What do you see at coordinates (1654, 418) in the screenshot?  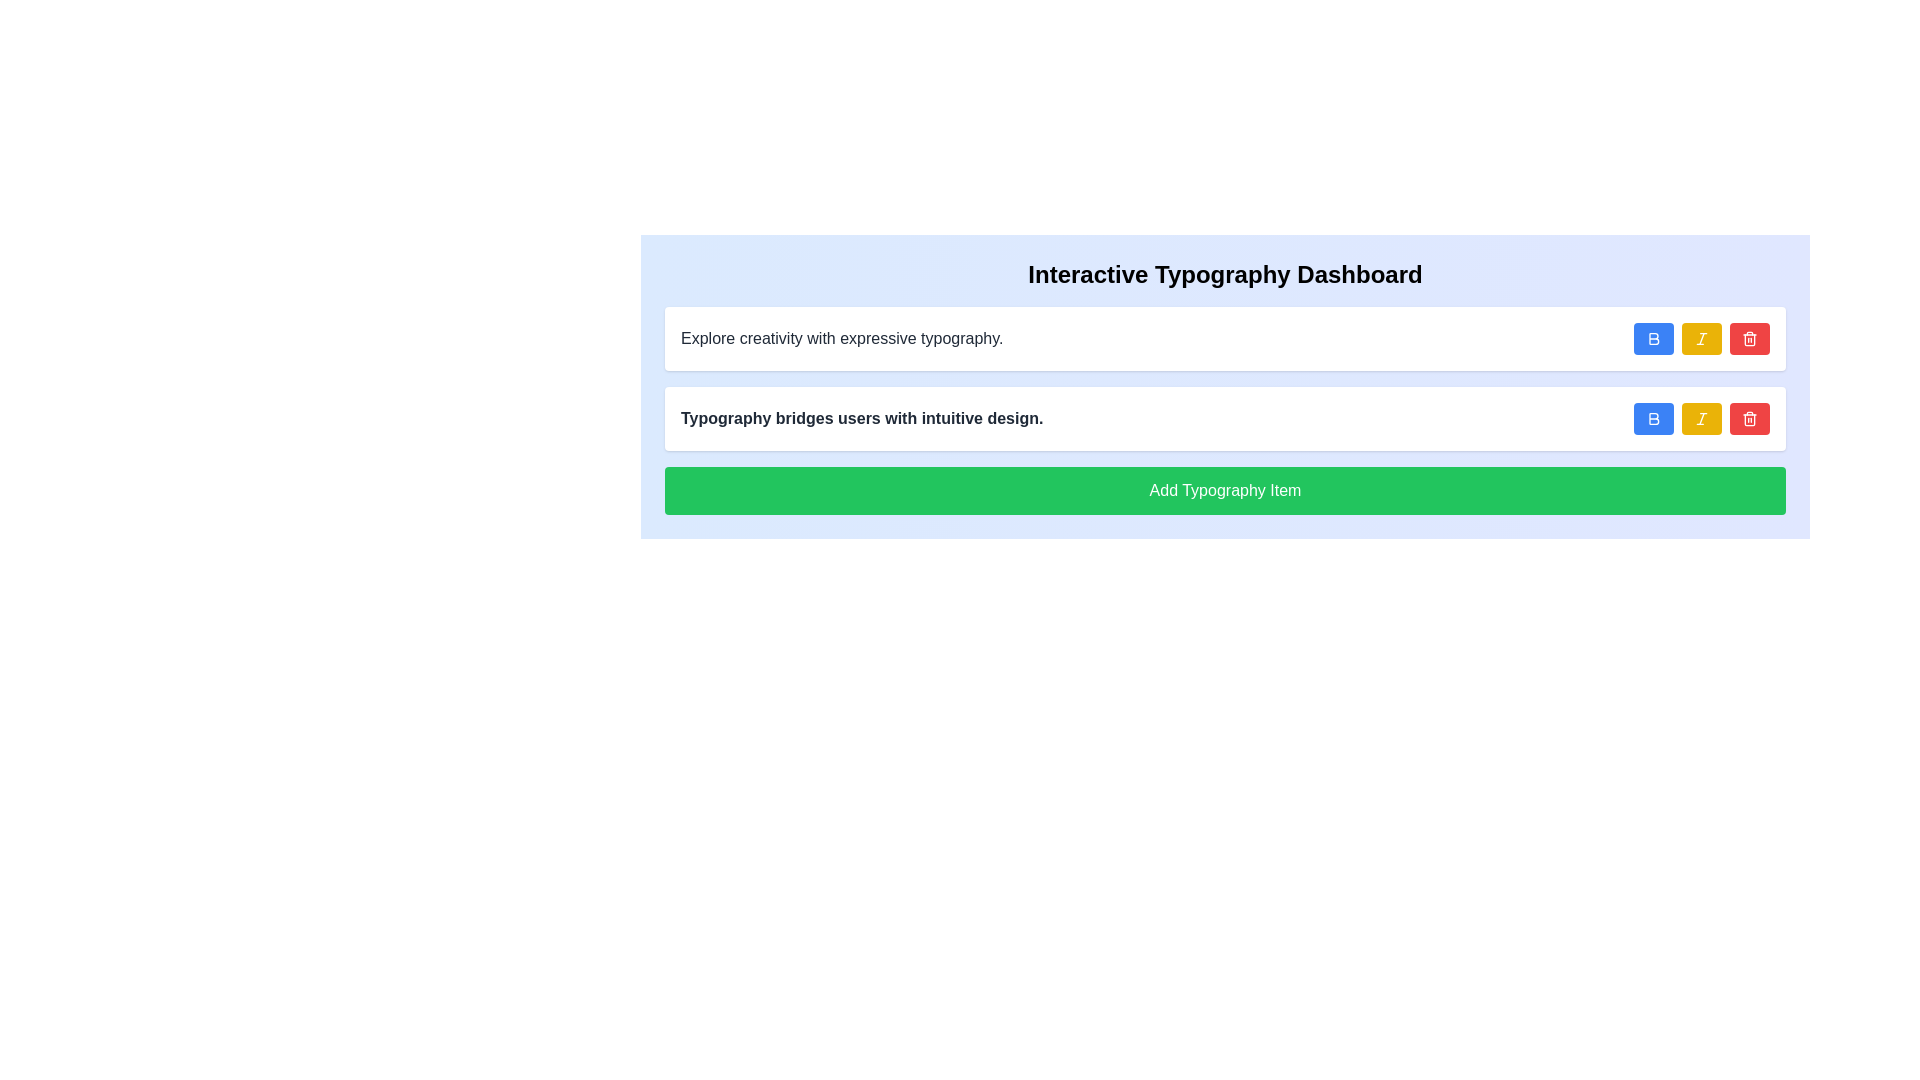 I see `the blue icon button with a white letter 'B' centered inside to apply bold formatting` at bounding box center [1654, 418].